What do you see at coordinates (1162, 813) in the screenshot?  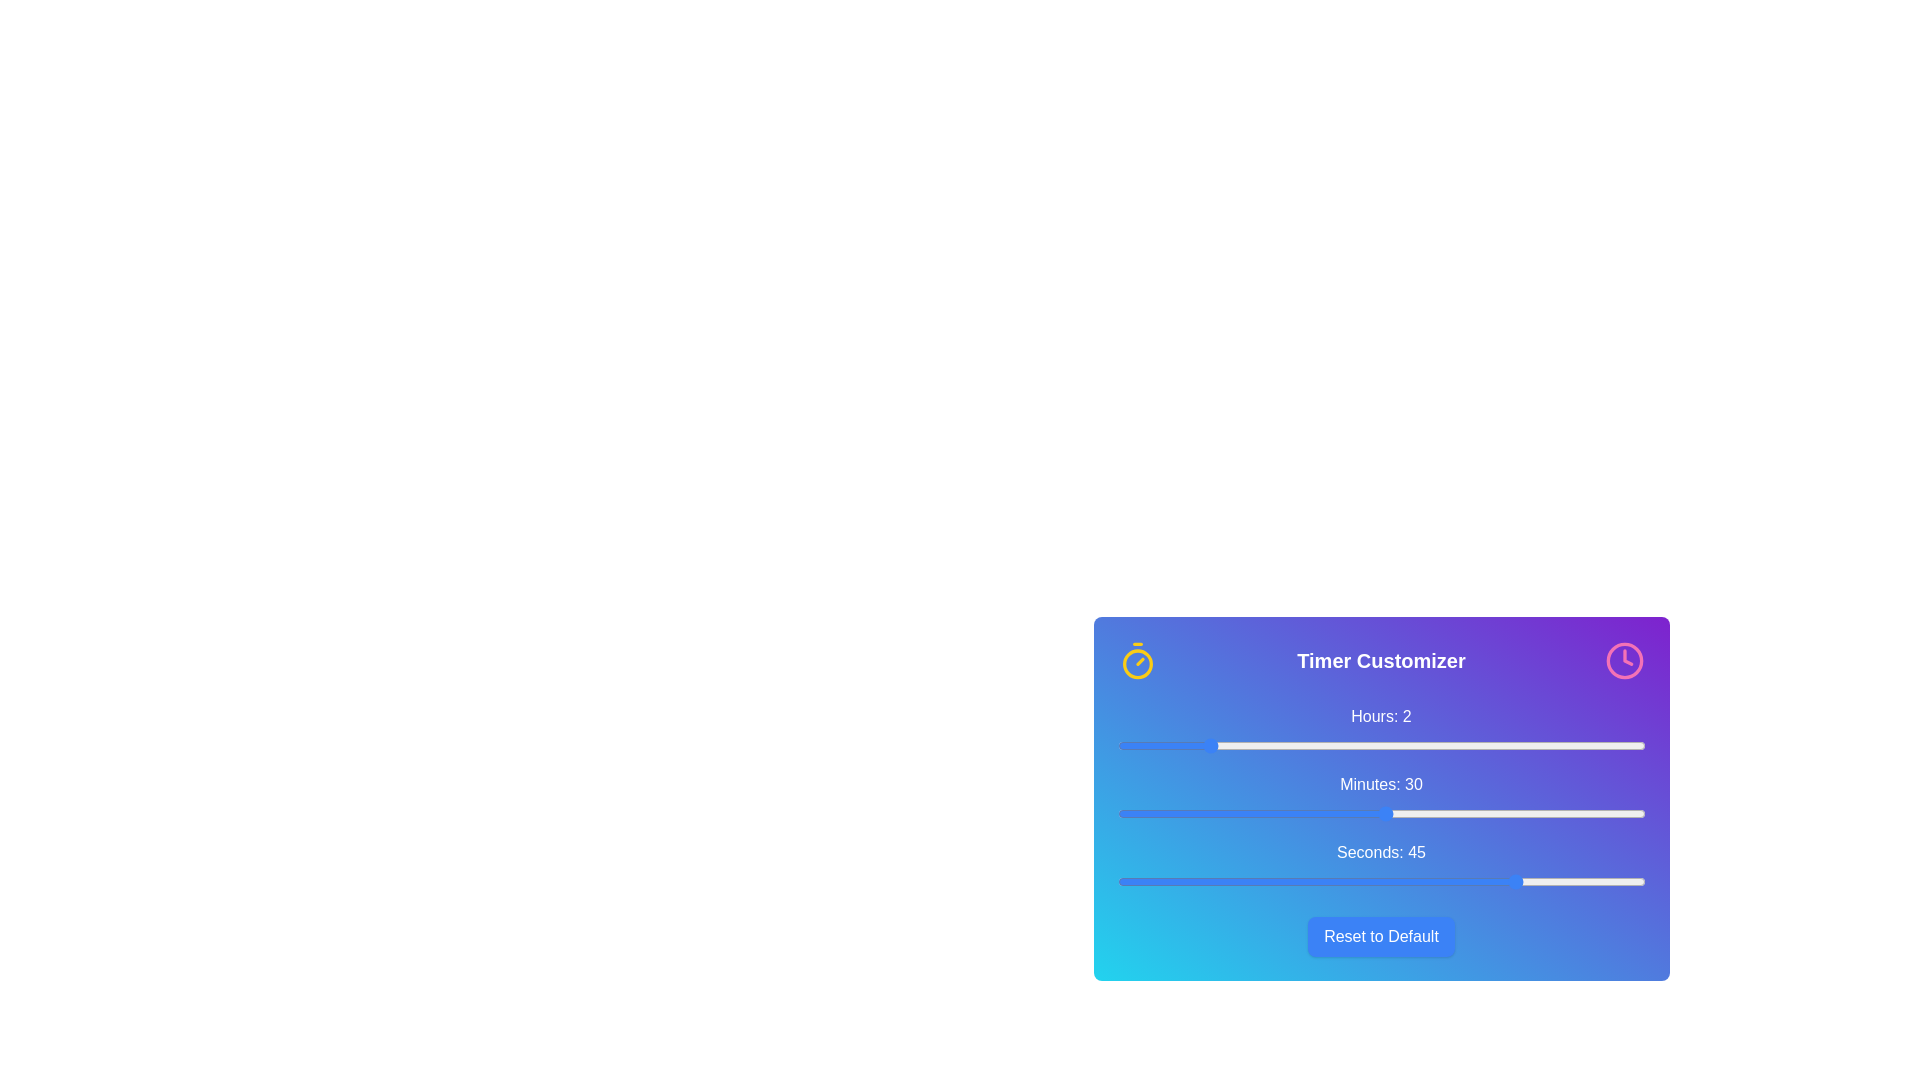 I see `the 'minutes' slider to set the value to 5` at bounding box center [1162, 813].